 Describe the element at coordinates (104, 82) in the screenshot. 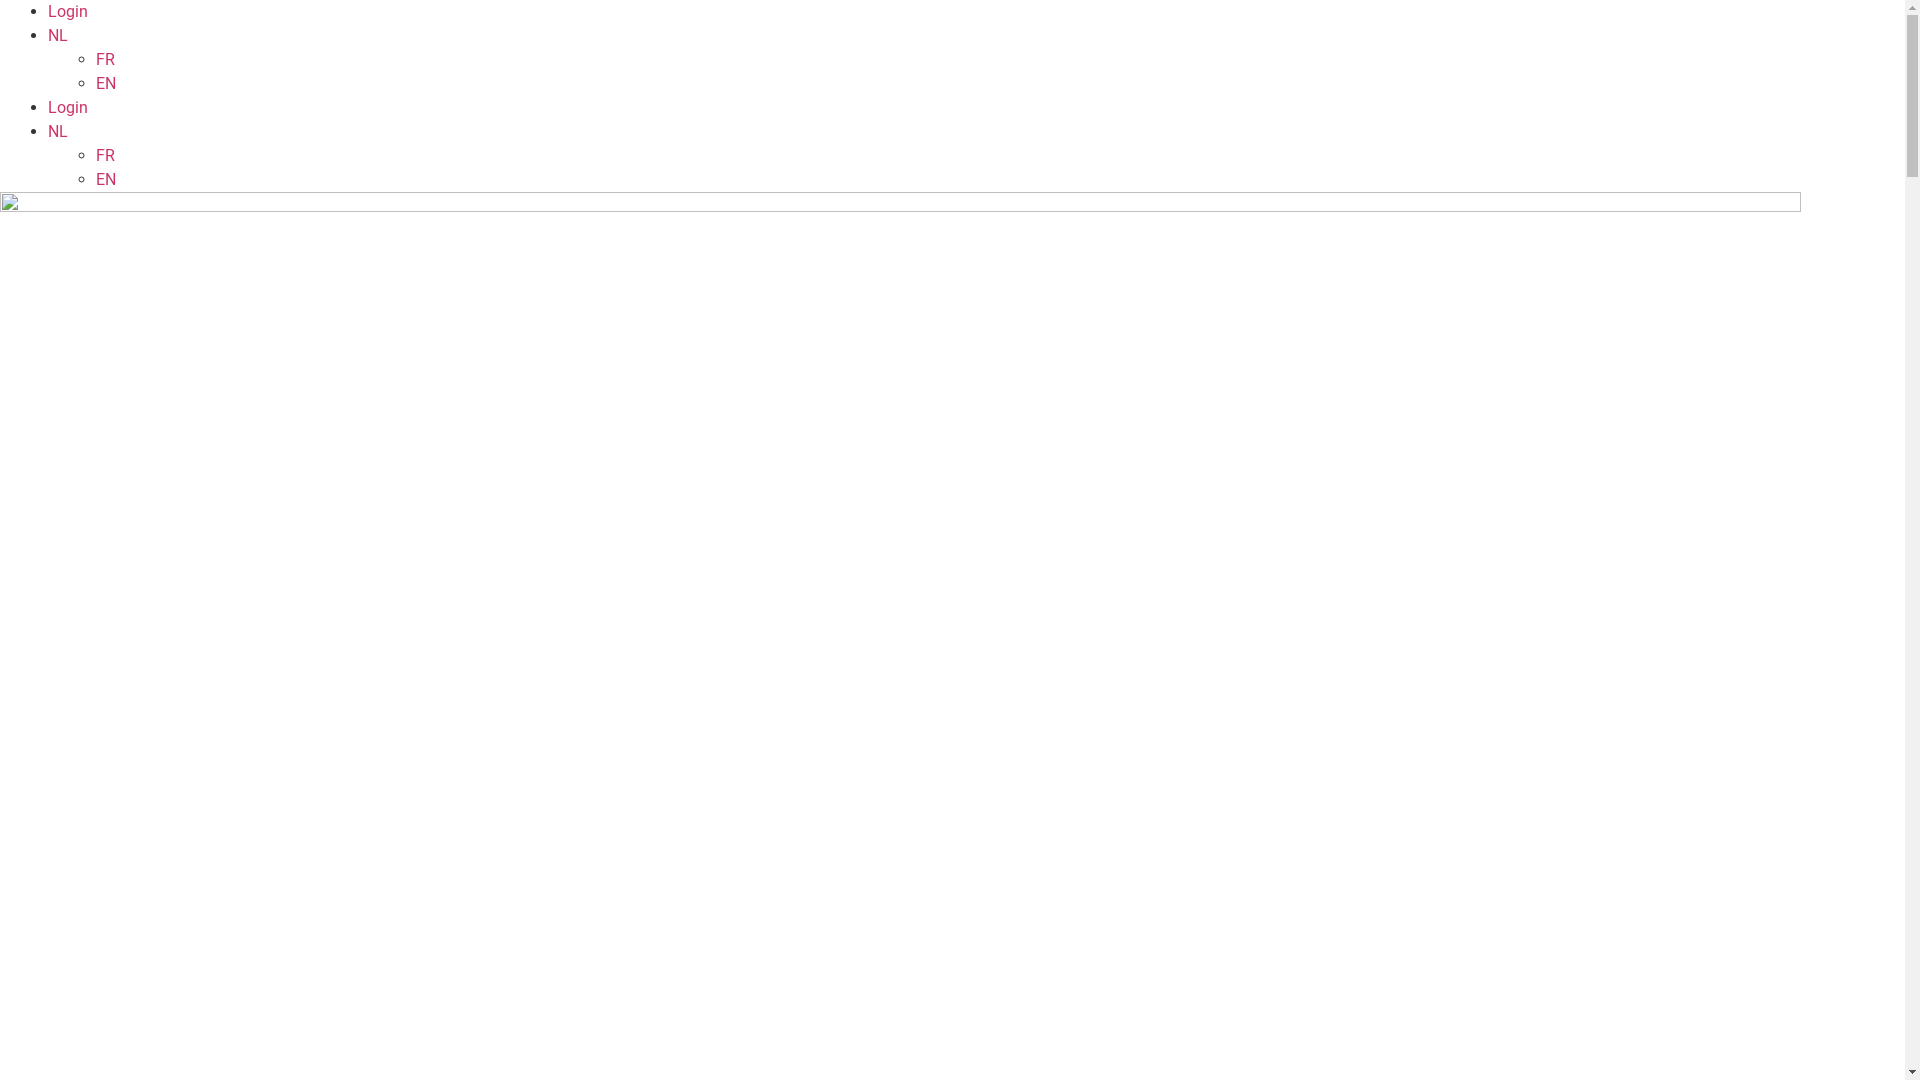

I see `'EN'` at that location.